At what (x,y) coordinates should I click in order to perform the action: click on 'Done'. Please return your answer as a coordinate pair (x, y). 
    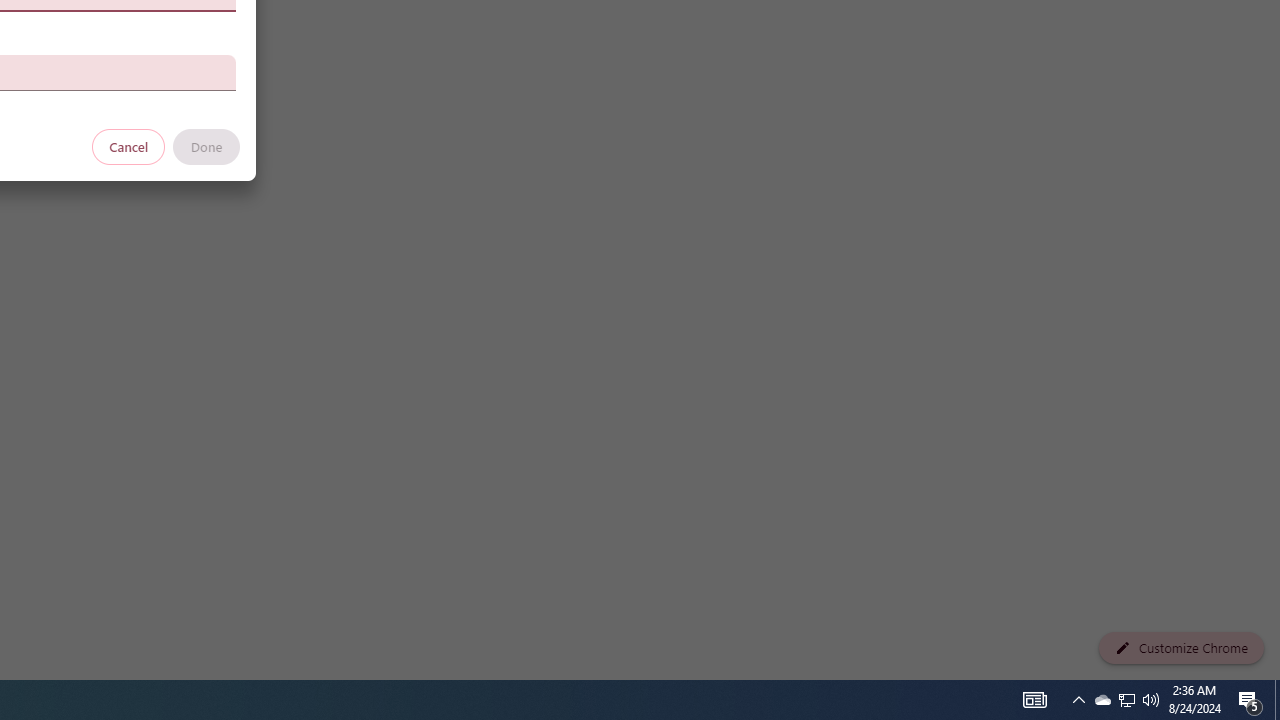
    Looking at the image, I should click on (206, 145).